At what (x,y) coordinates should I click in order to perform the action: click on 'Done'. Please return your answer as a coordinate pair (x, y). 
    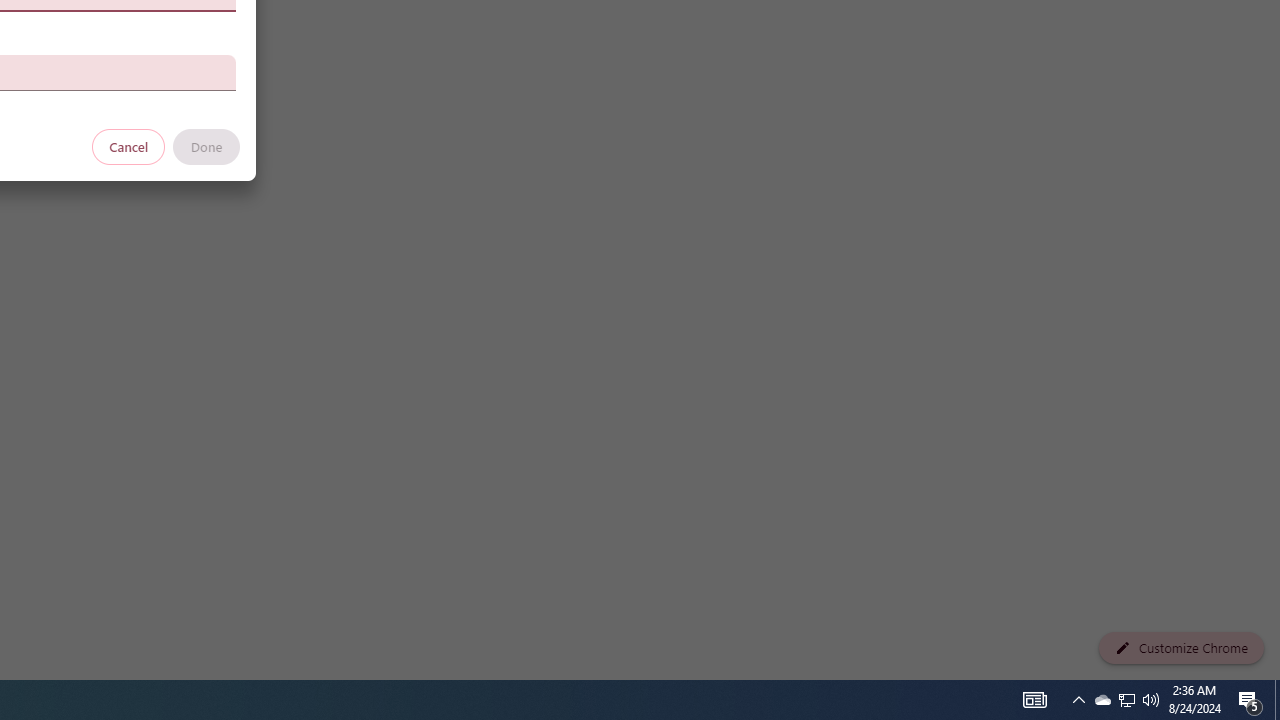
    Looking at the image, I should click on (206, 145).